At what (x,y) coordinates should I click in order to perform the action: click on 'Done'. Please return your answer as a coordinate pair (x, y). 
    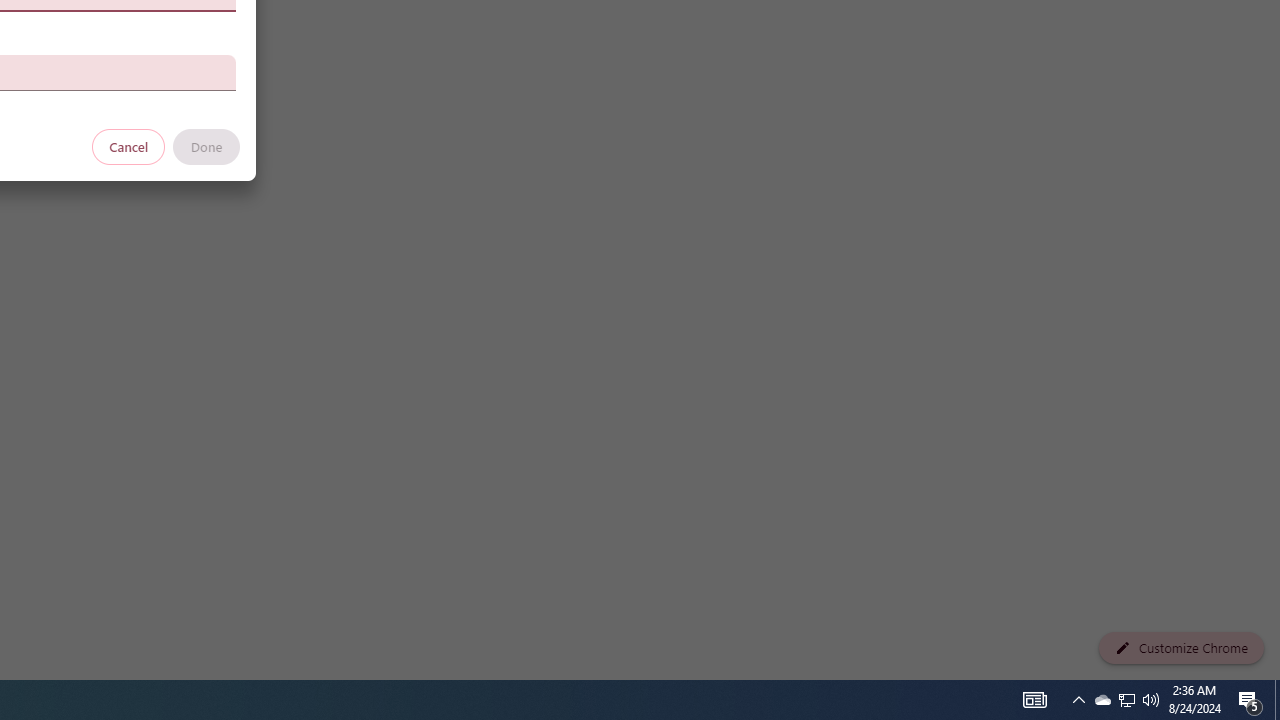
    Looking at the image, I should click on (206, 145).